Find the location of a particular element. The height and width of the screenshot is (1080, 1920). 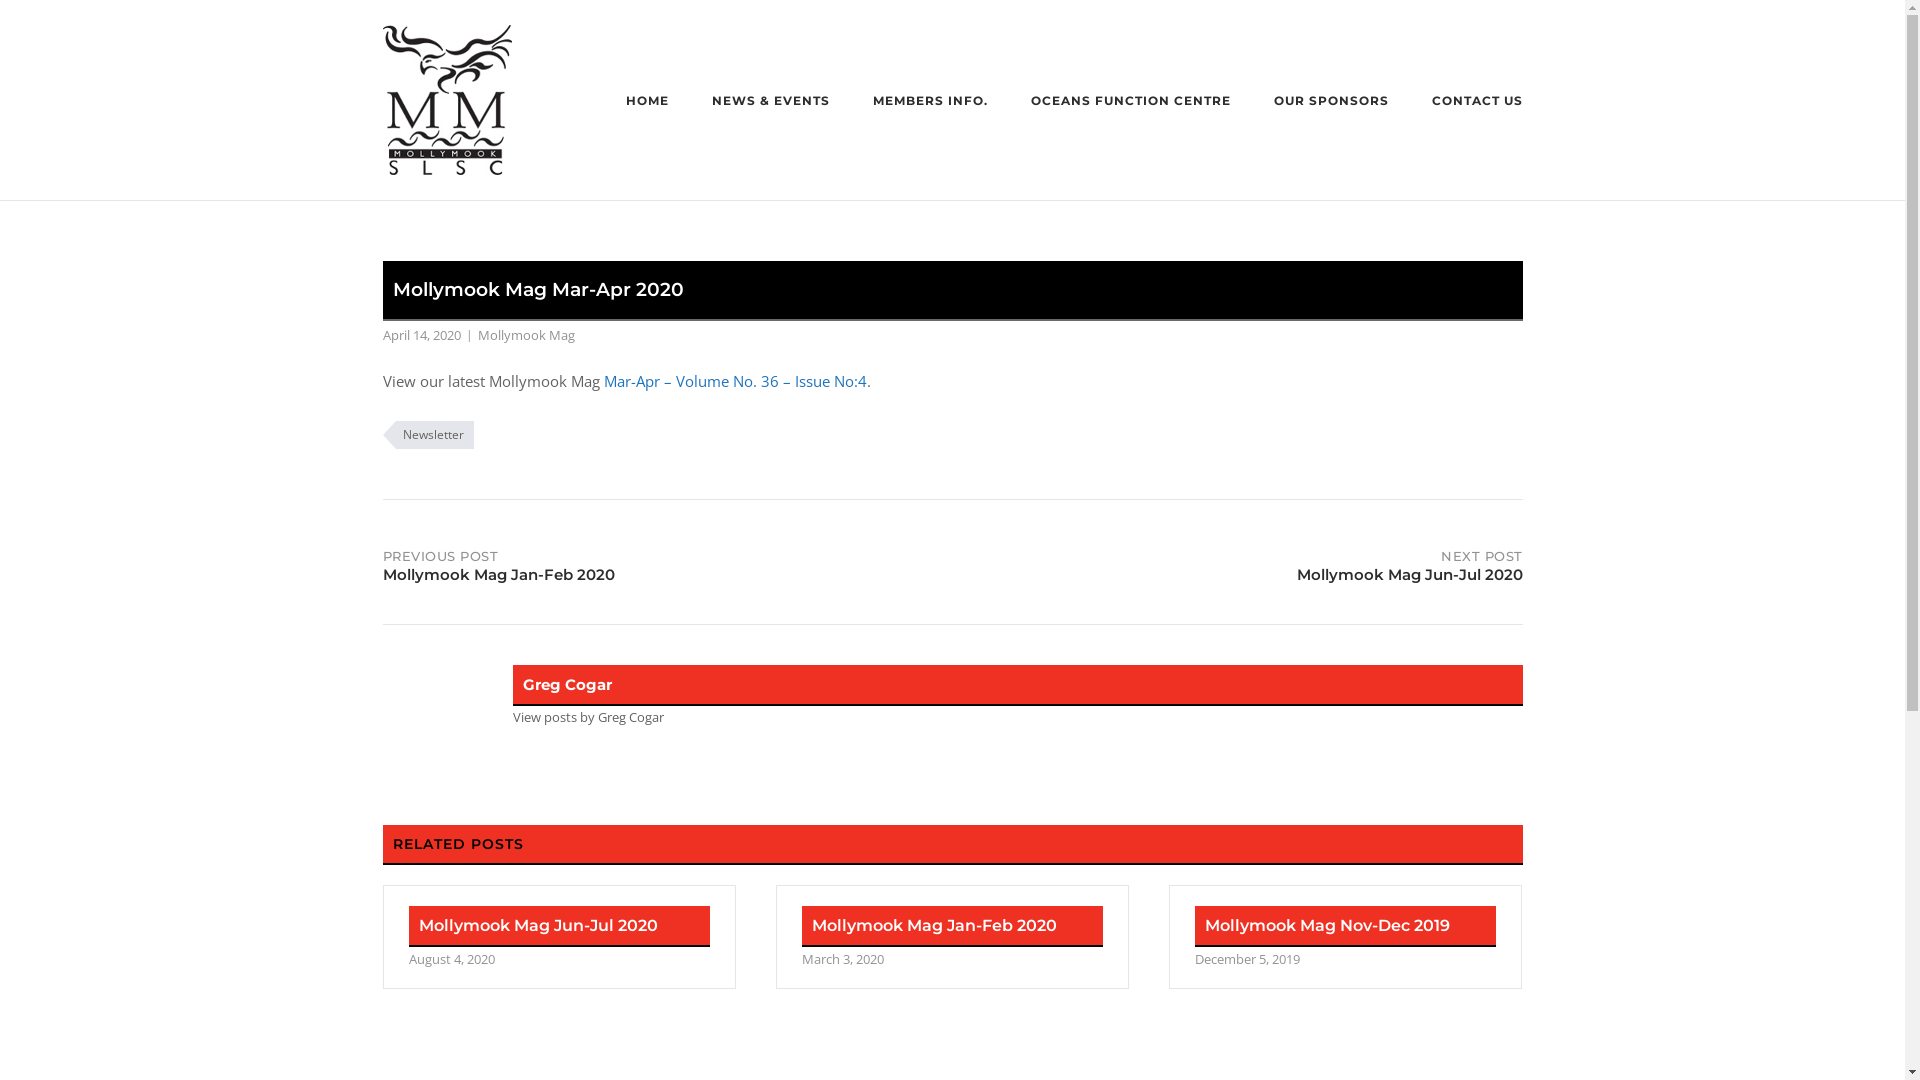

'NEWS & EVENTS' is located at coordinates (770, 103).